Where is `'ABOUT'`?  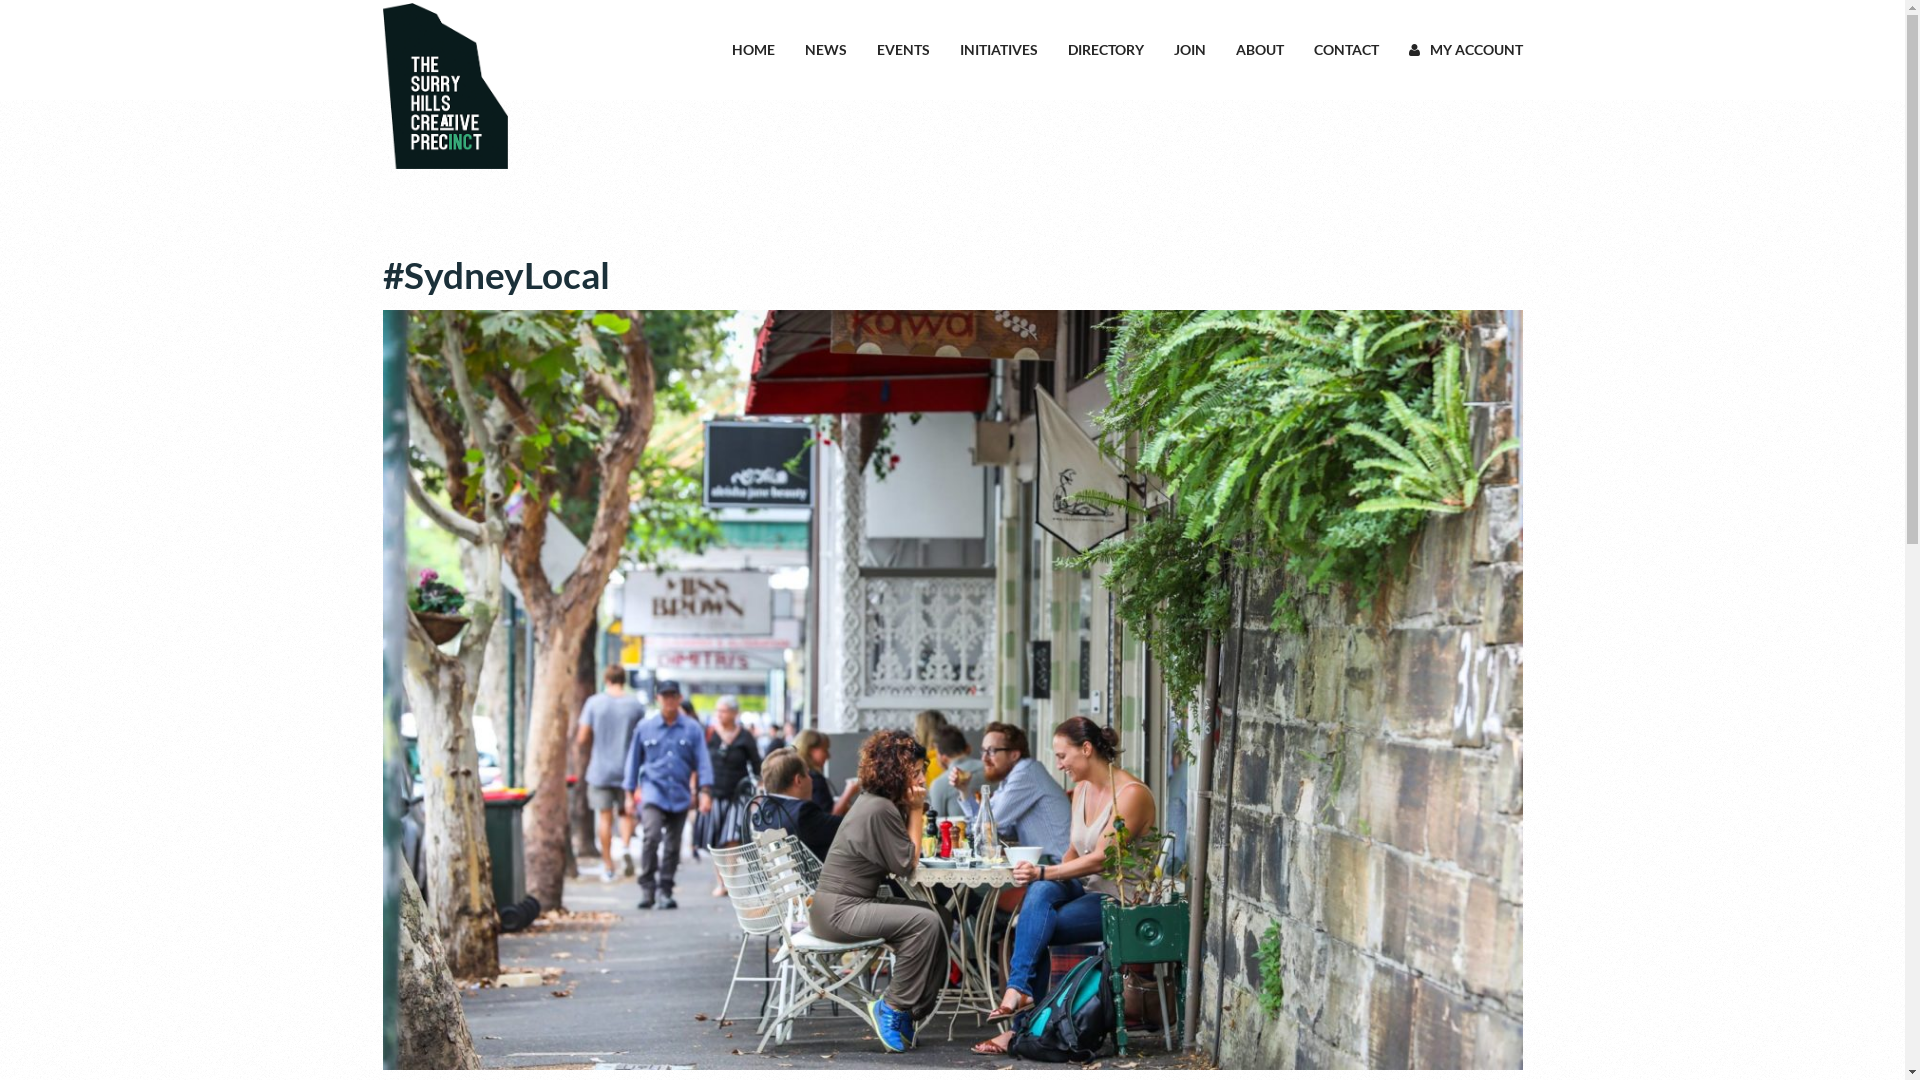
'ABOUT' is located at coordinates (1258, 49).